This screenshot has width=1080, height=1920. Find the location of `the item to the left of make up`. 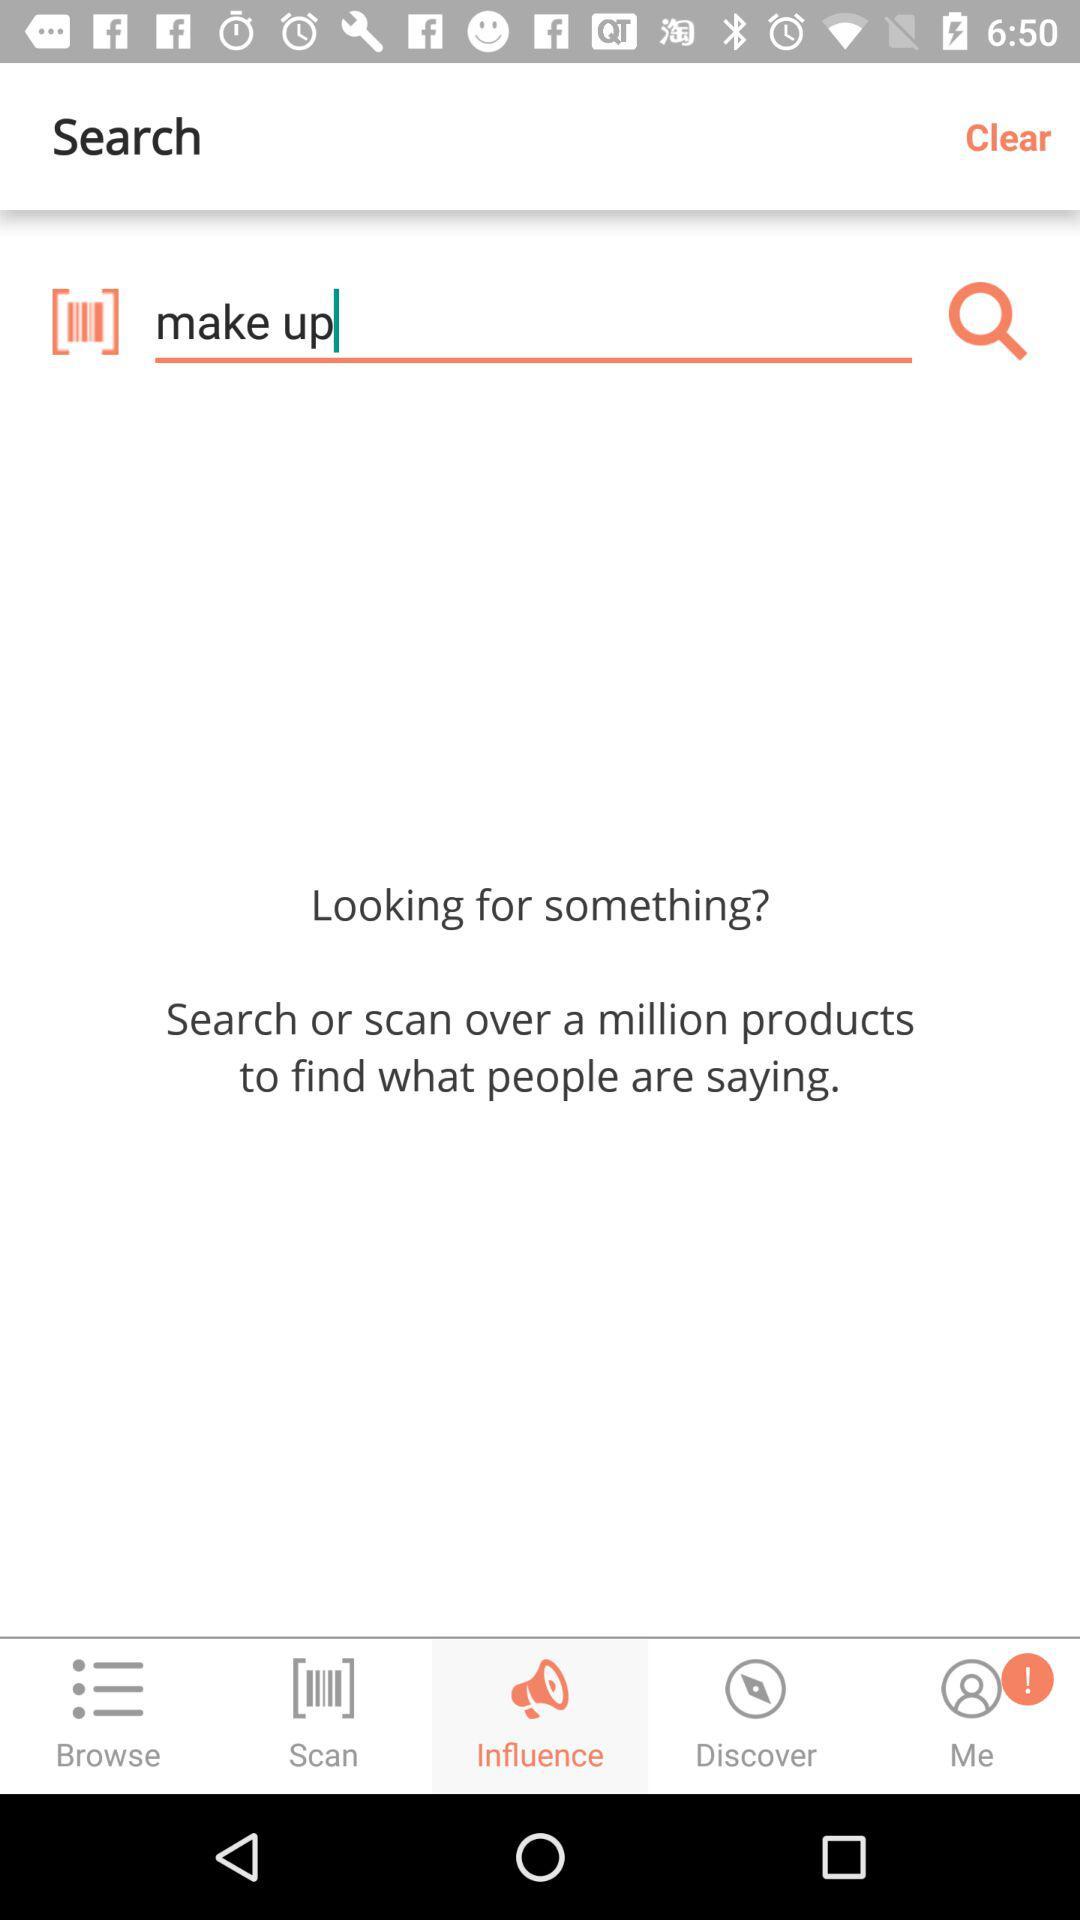

the item to the left of make up is located at coordinates (84, 321).